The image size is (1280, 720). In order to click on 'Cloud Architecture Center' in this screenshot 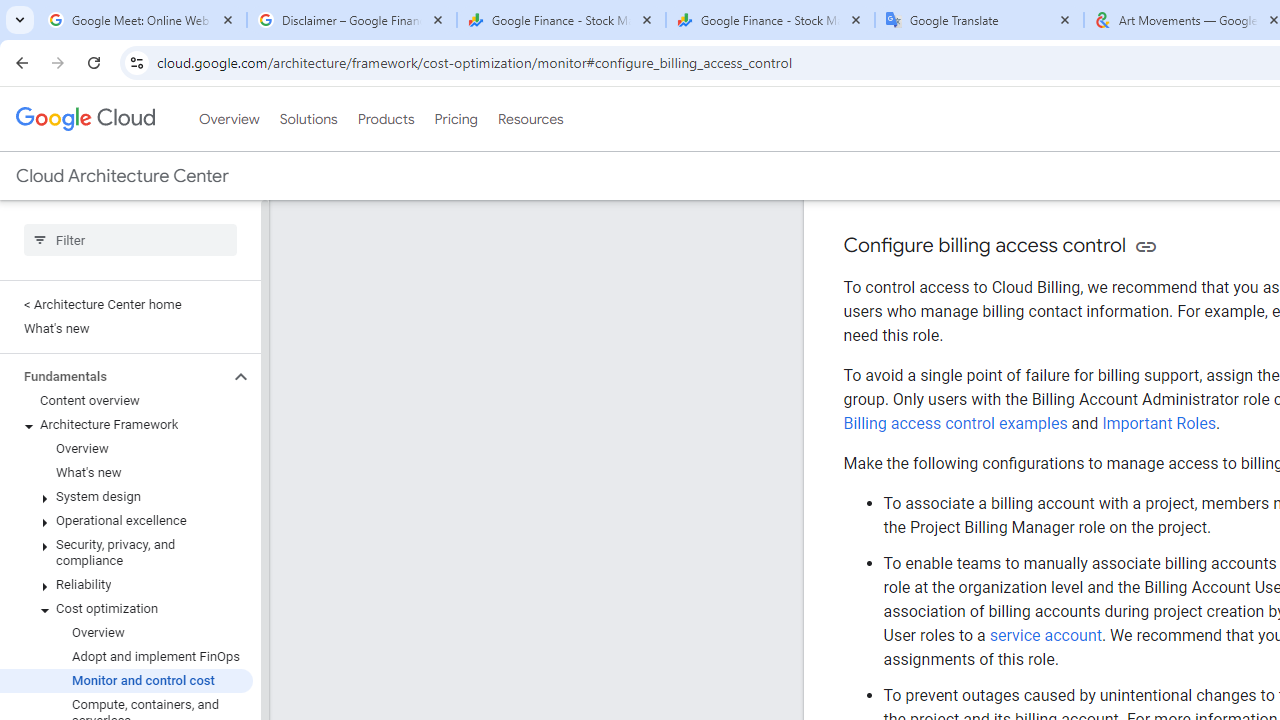, I will do `click(121, 175)`.